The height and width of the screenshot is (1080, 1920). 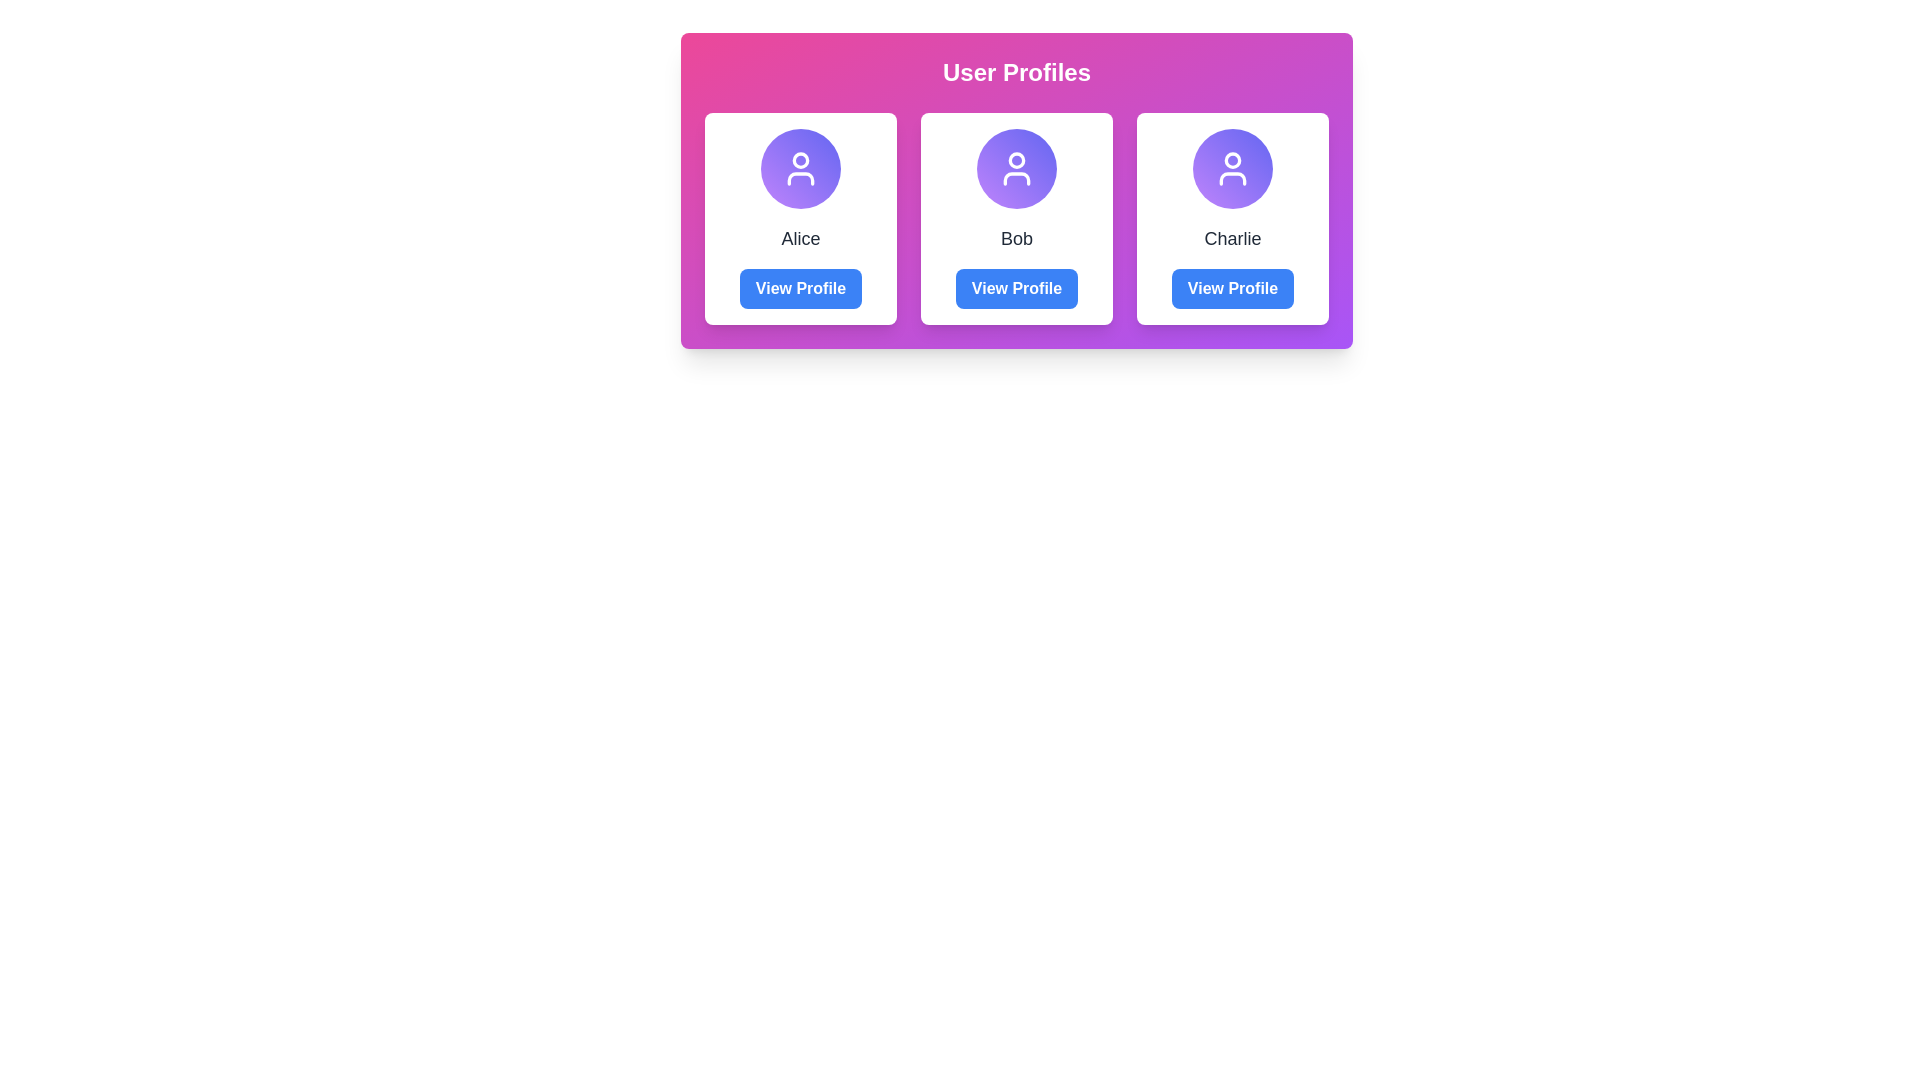 What do you see at coordinates (1017, 168) in the screenshot?
I see `the circular user avatar featuring a gradient background and a white user icon, which is positioned at the top of the user profile card` at bounding box center [1017, 168].